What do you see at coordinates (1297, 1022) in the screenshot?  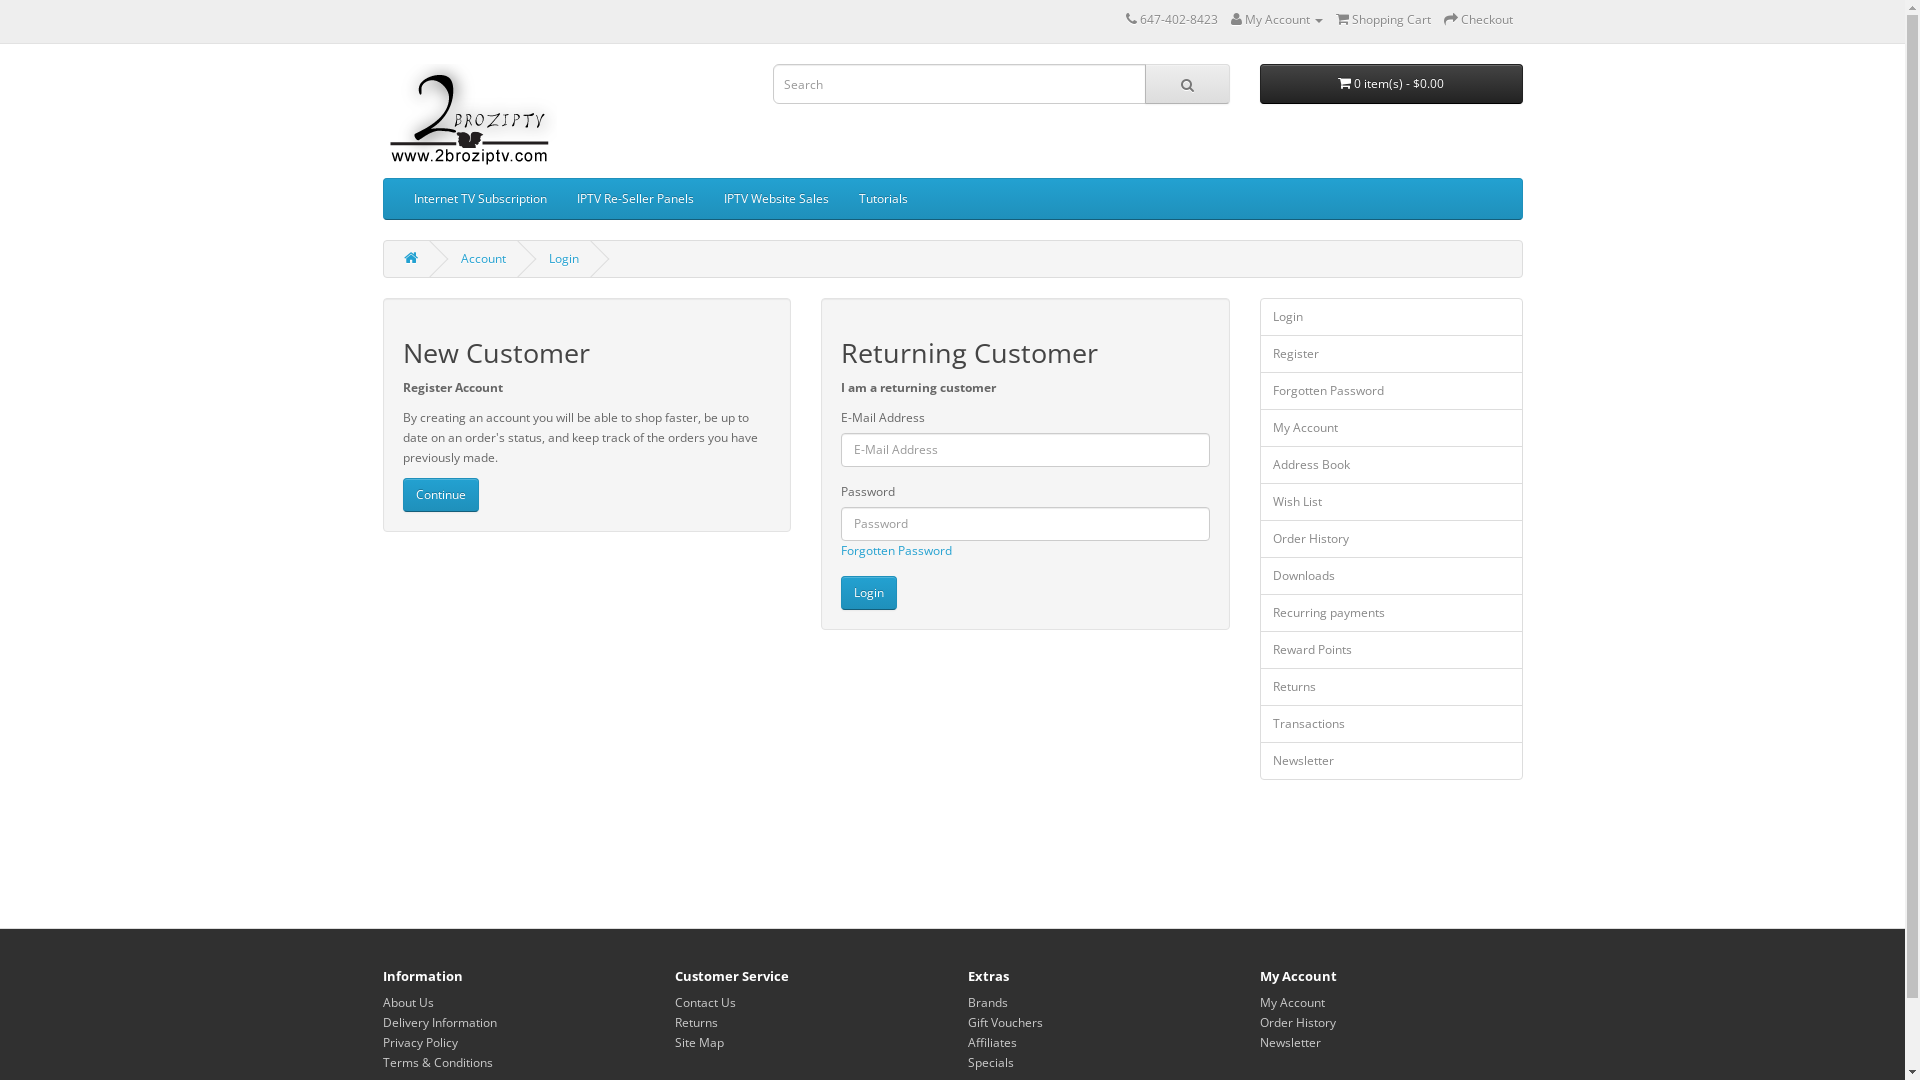 I see `'Order History'` at bounding box center [1297, 1022].